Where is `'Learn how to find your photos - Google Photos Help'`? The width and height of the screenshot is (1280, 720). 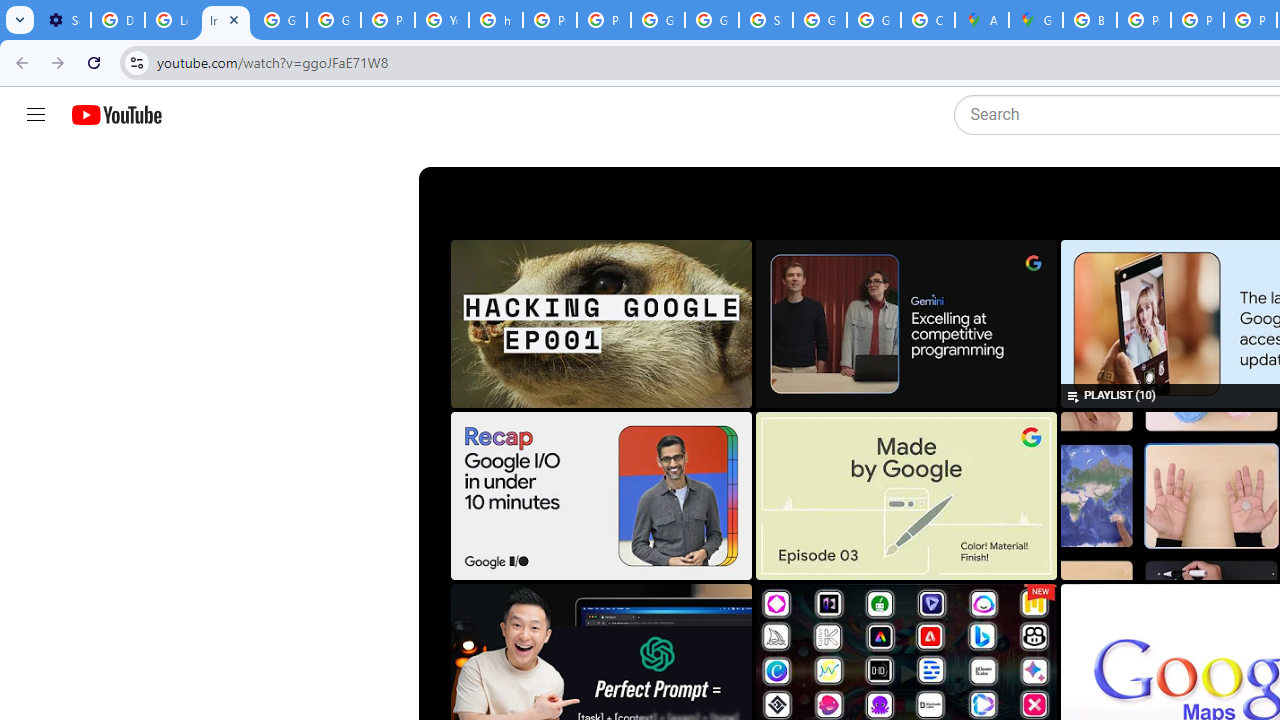 'Learn how to find your photos - Google Photos Help' is located at coordinates (171, 20).